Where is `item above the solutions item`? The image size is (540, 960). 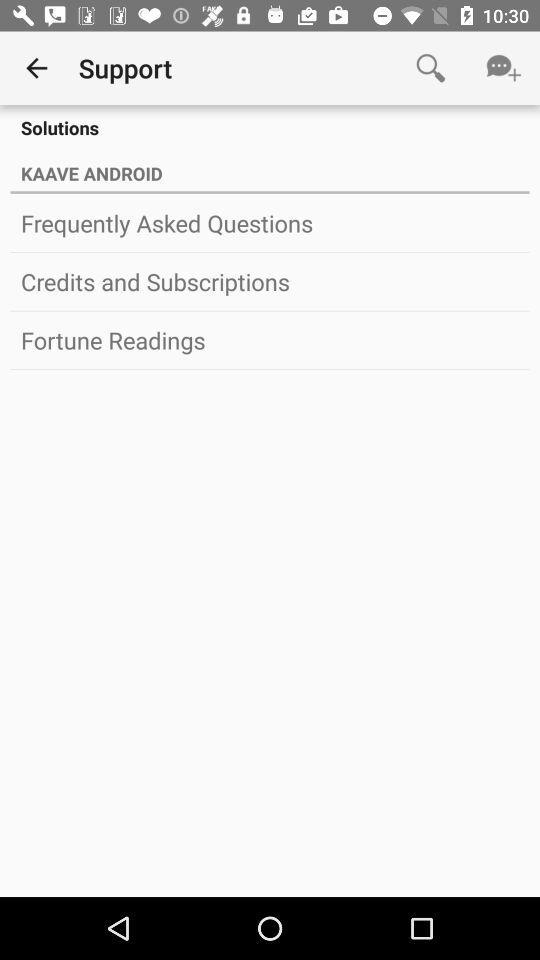 item above the solutions item is located at coordinates (429, 68).